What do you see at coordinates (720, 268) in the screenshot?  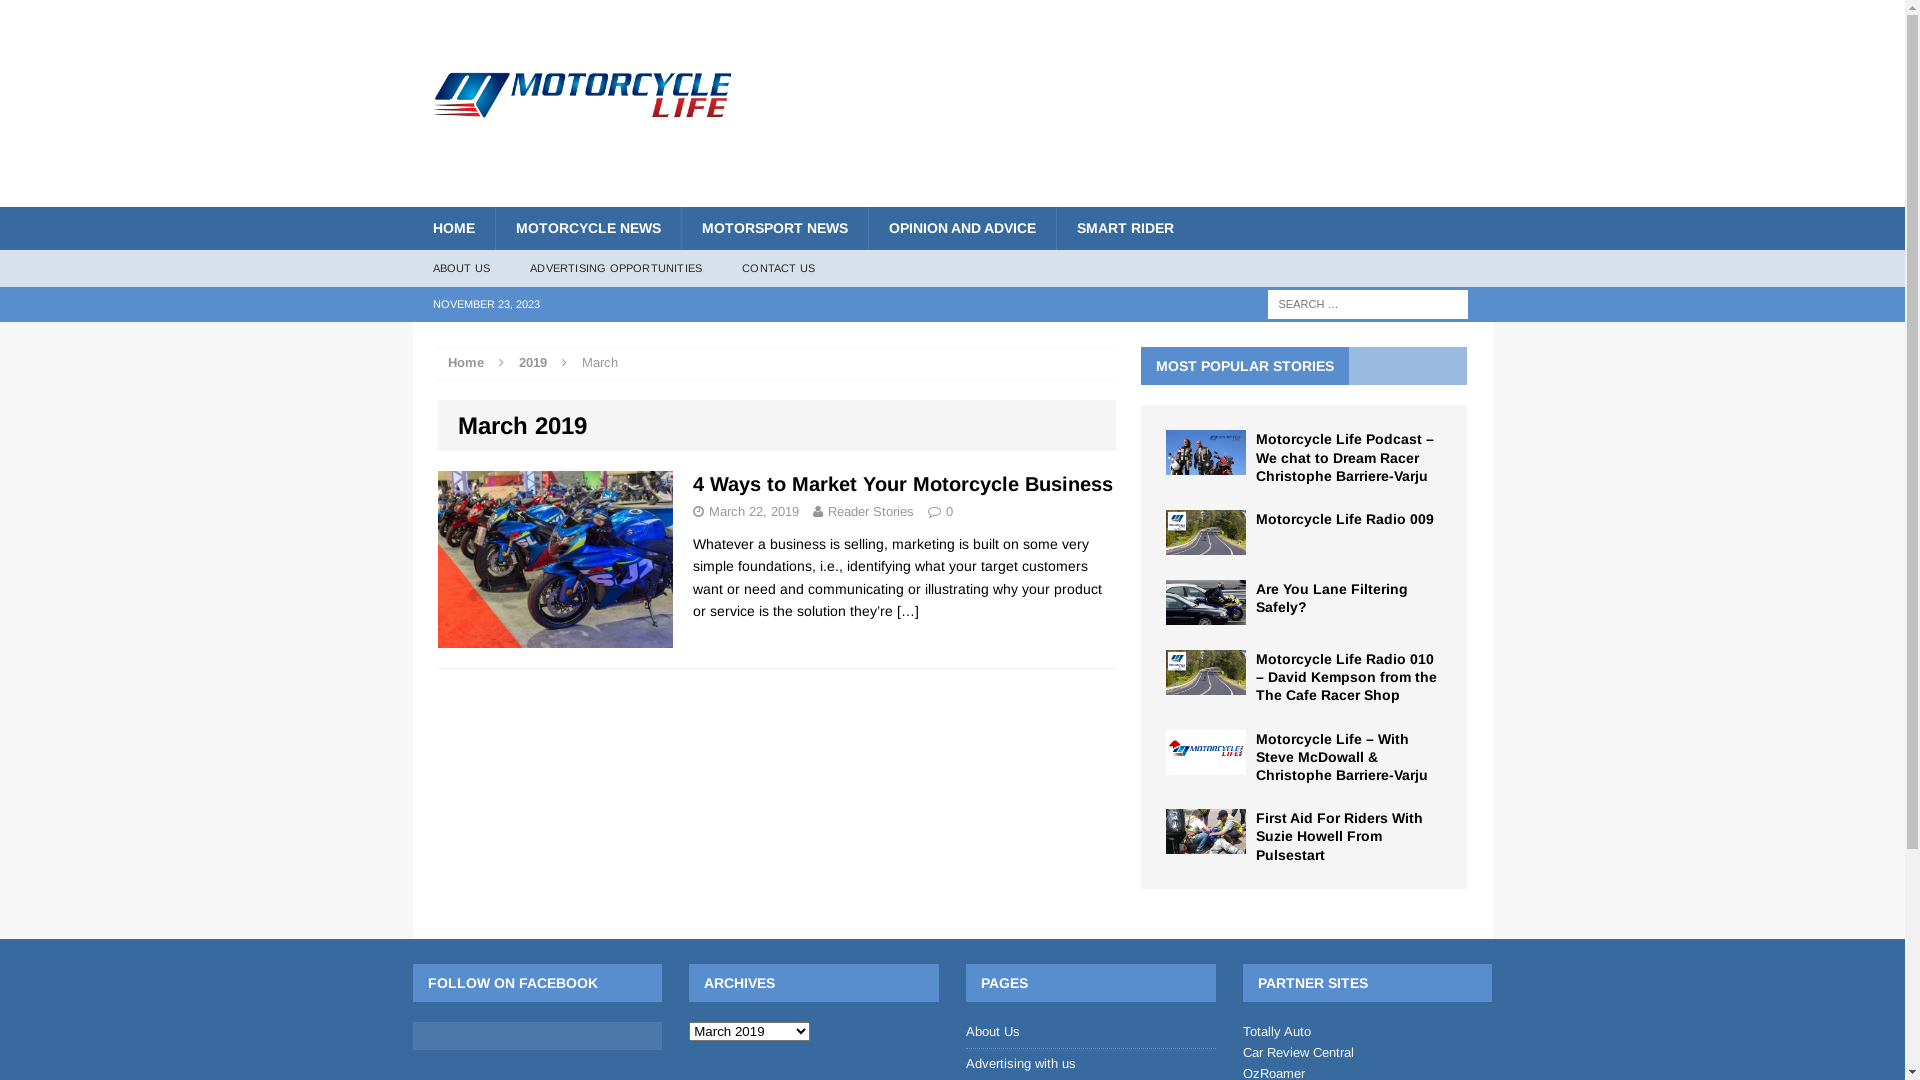 I see `'CONTACT US'` at bounding box center [720, 268].